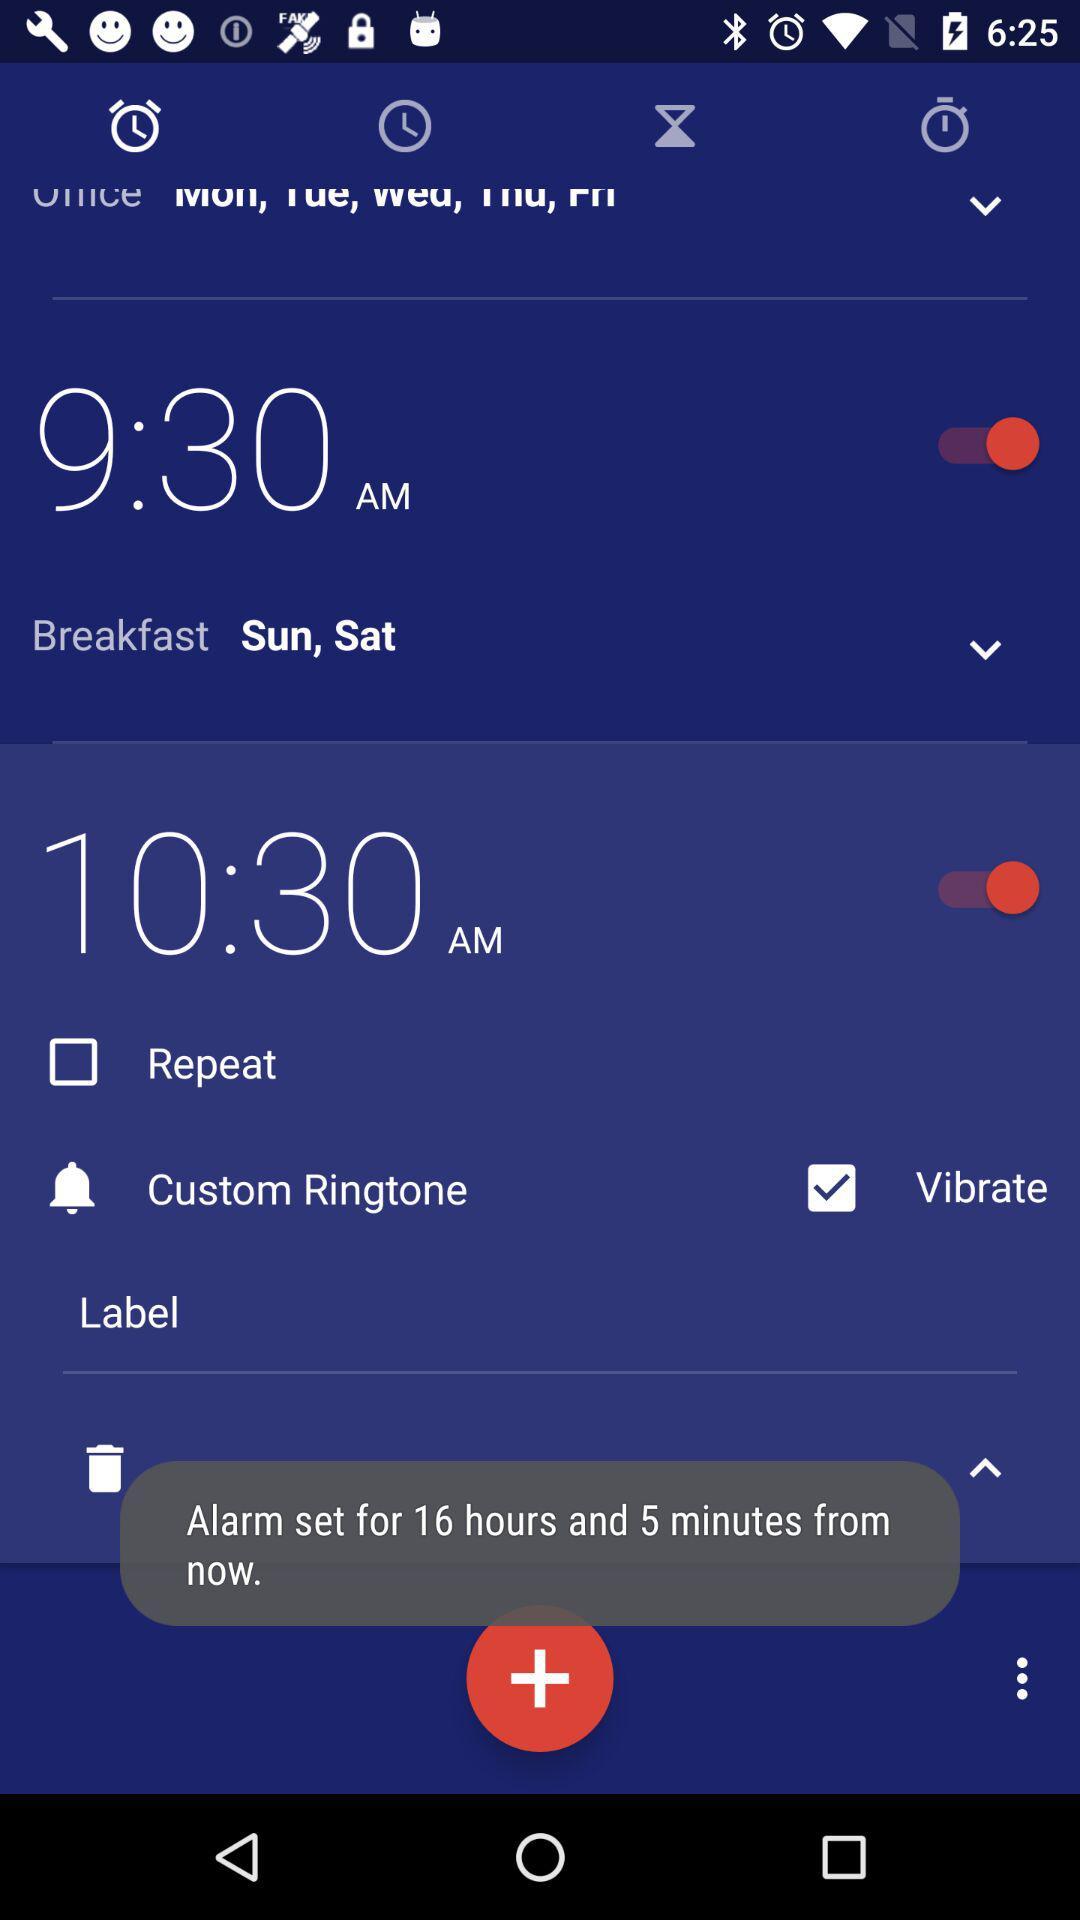  Describe the element at coordinates (409, 1188) in the screenshot. I see `icon above label item` at that location.